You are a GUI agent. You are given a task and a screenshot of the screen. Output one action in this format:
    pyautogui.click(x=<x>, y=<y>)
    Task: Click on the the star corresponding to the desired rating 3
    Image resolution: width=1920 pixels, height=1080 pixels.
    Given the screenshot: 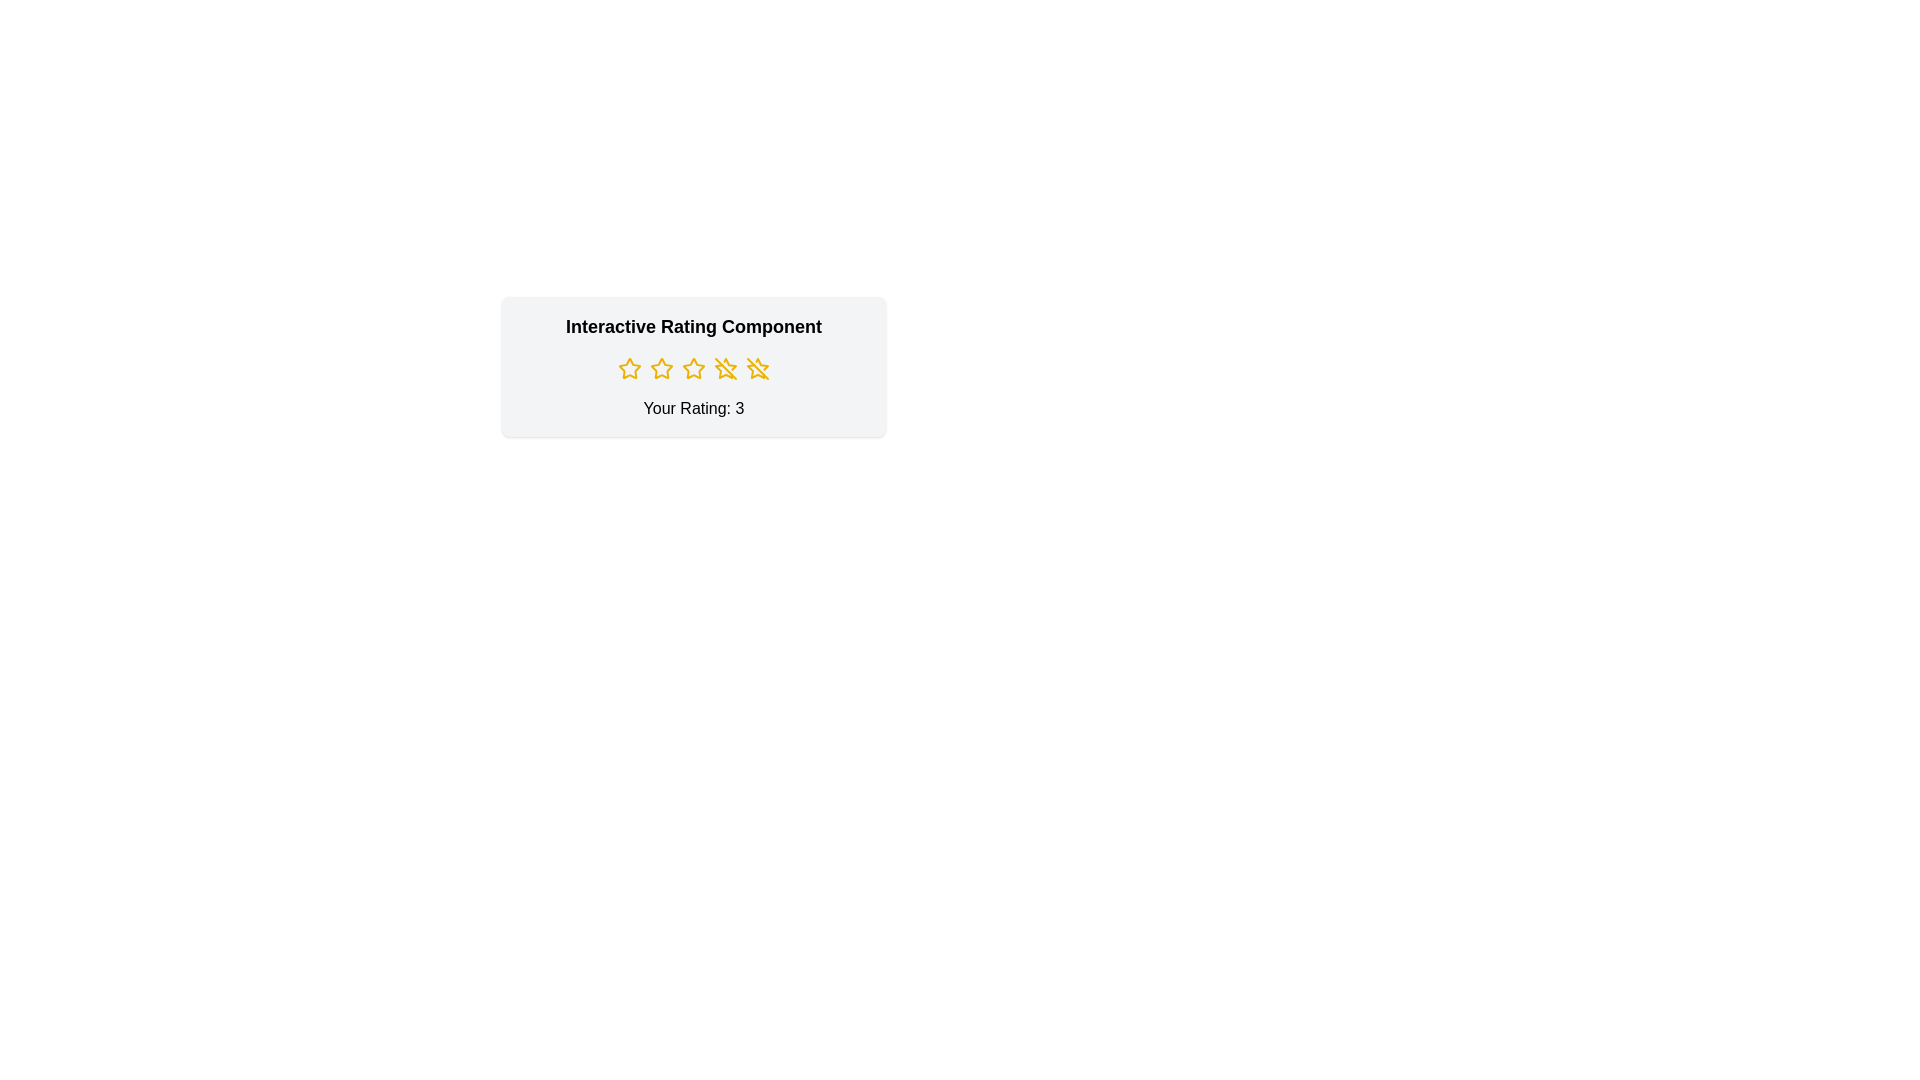 What is the action you would take?
    pyautogui.click(x=694, y=369)
    